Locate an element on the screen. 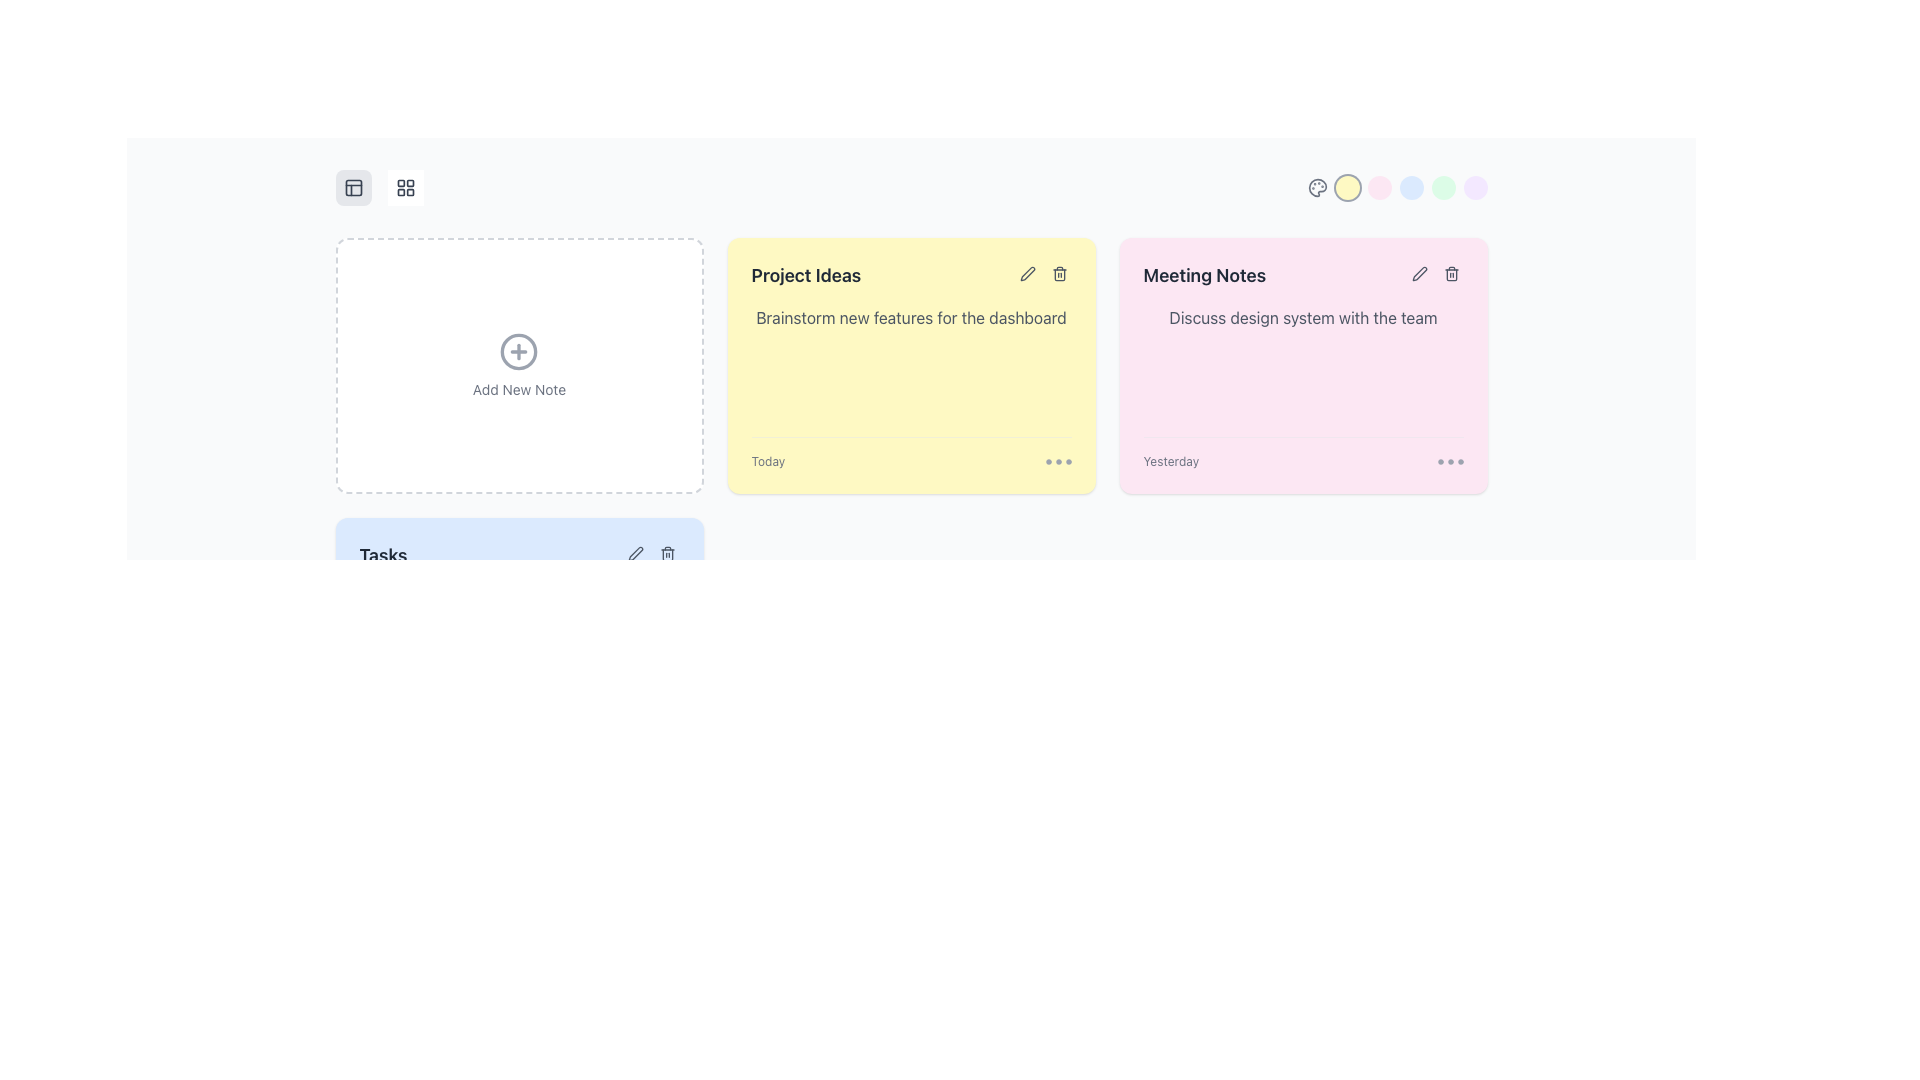 The width and height of the screenshot is (1920, 1080). the circular icon button with a gray outline and centered plus sign, located above the label 'Add New Note' is located at coordinates (519, 350).